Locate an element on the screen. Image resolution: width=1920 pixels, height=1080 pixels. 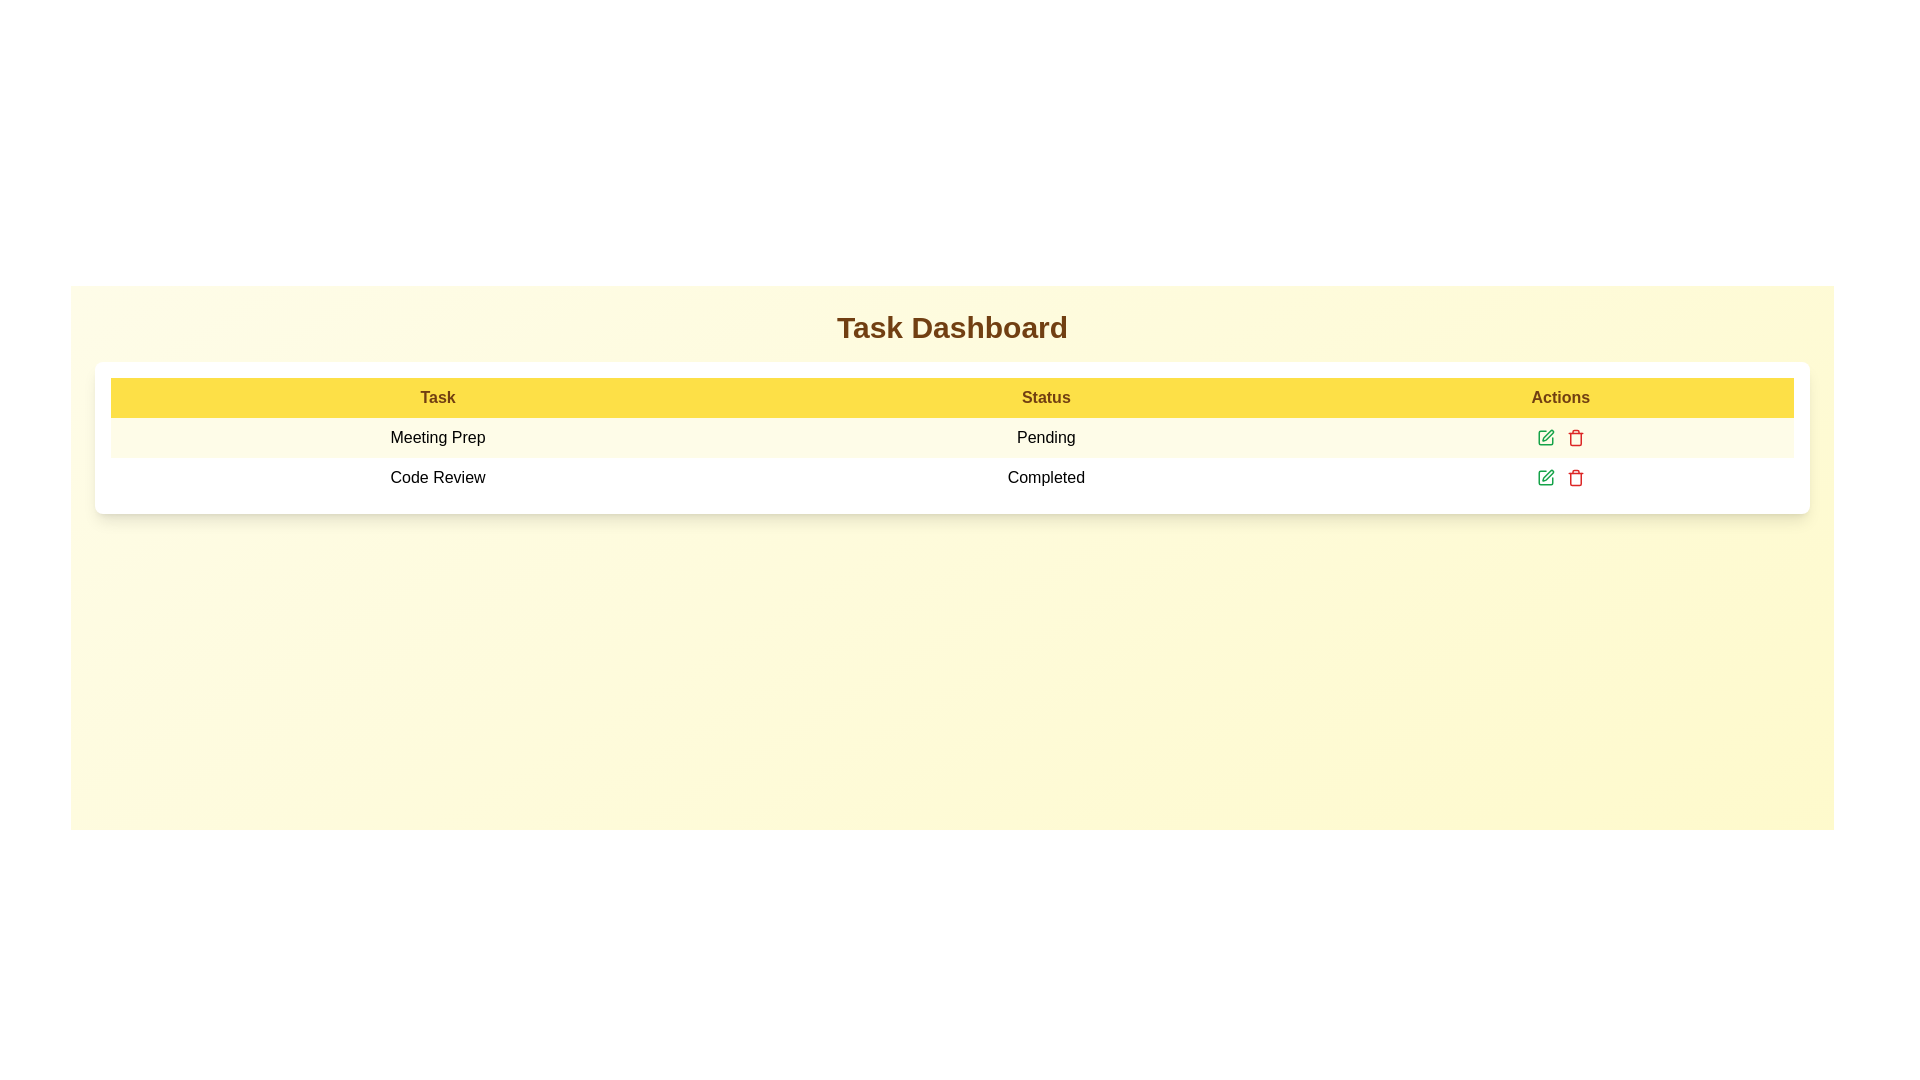
the trash can icon in the Interactive control group within the 'Actions' column of the task management interface is located at coordinates (1559, 437).